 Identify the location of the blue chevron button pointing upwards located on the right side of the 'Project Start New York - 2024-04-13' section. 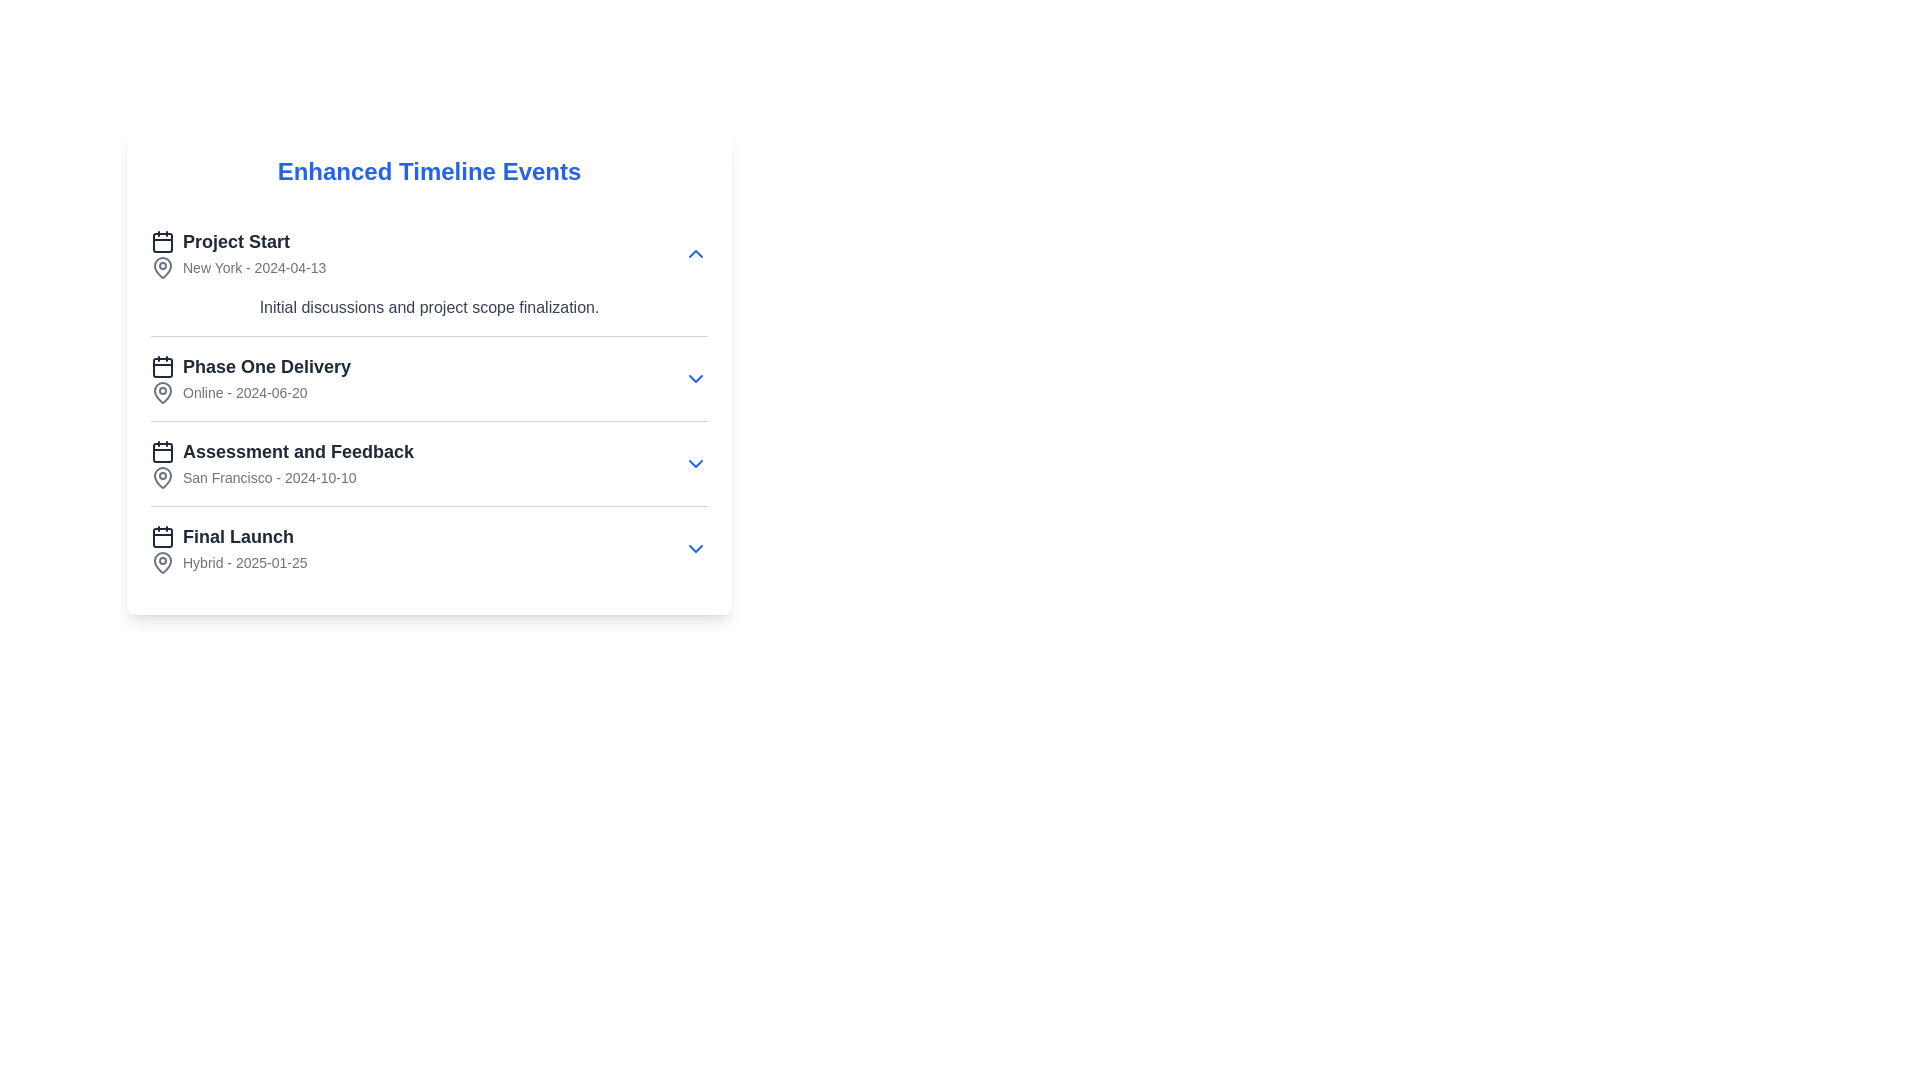
(696, 253).